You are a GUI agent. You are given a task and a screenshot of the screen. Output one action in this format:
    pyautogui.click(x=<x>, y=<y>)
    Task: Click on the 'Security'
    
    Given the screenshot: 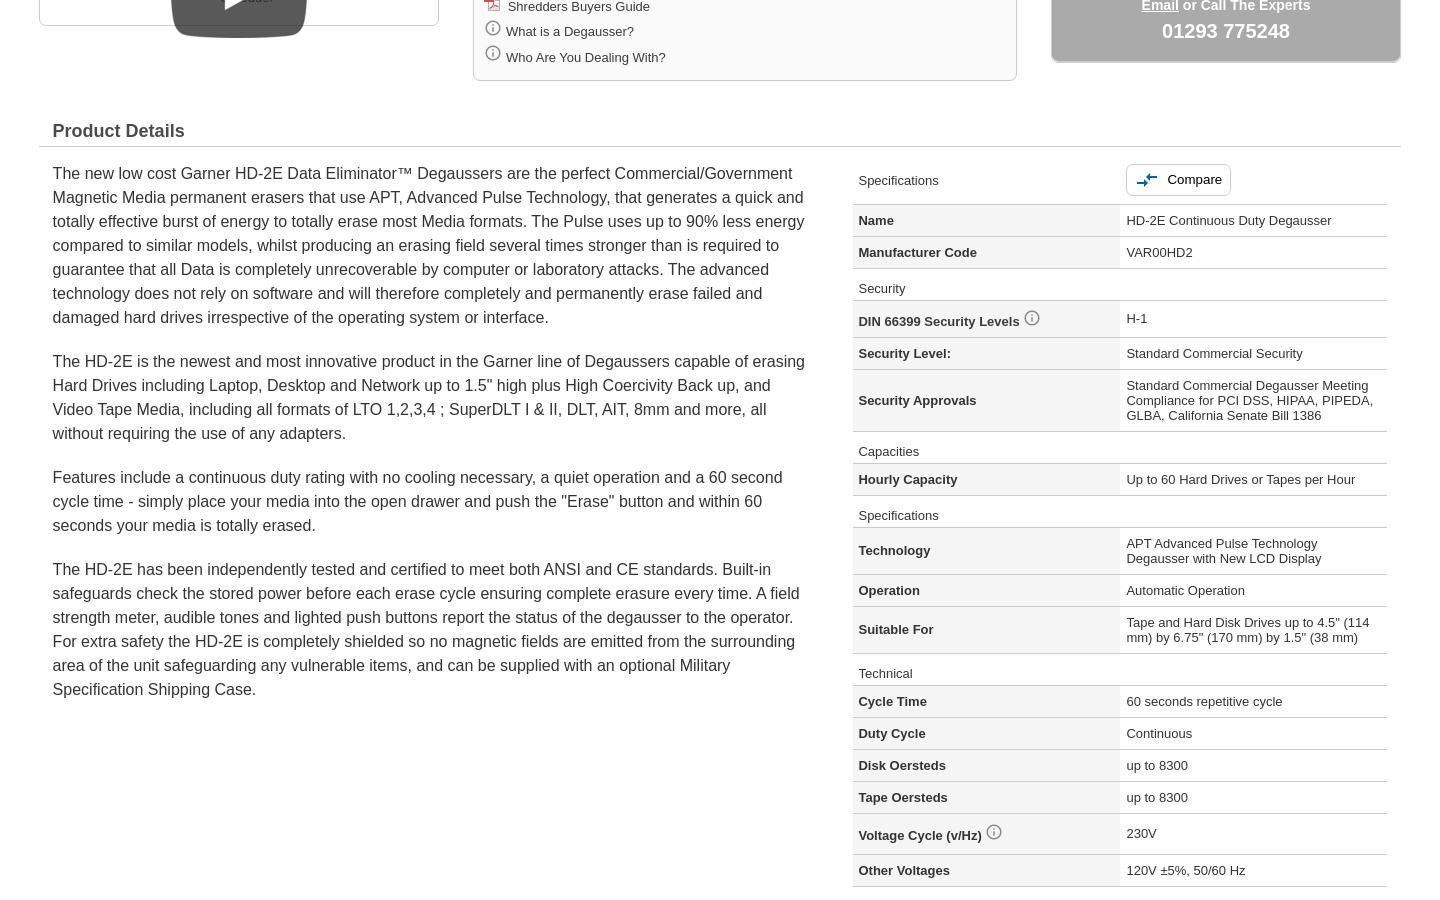 What is the action you would take?
    pyautogui.click(x=880, y=286)
    